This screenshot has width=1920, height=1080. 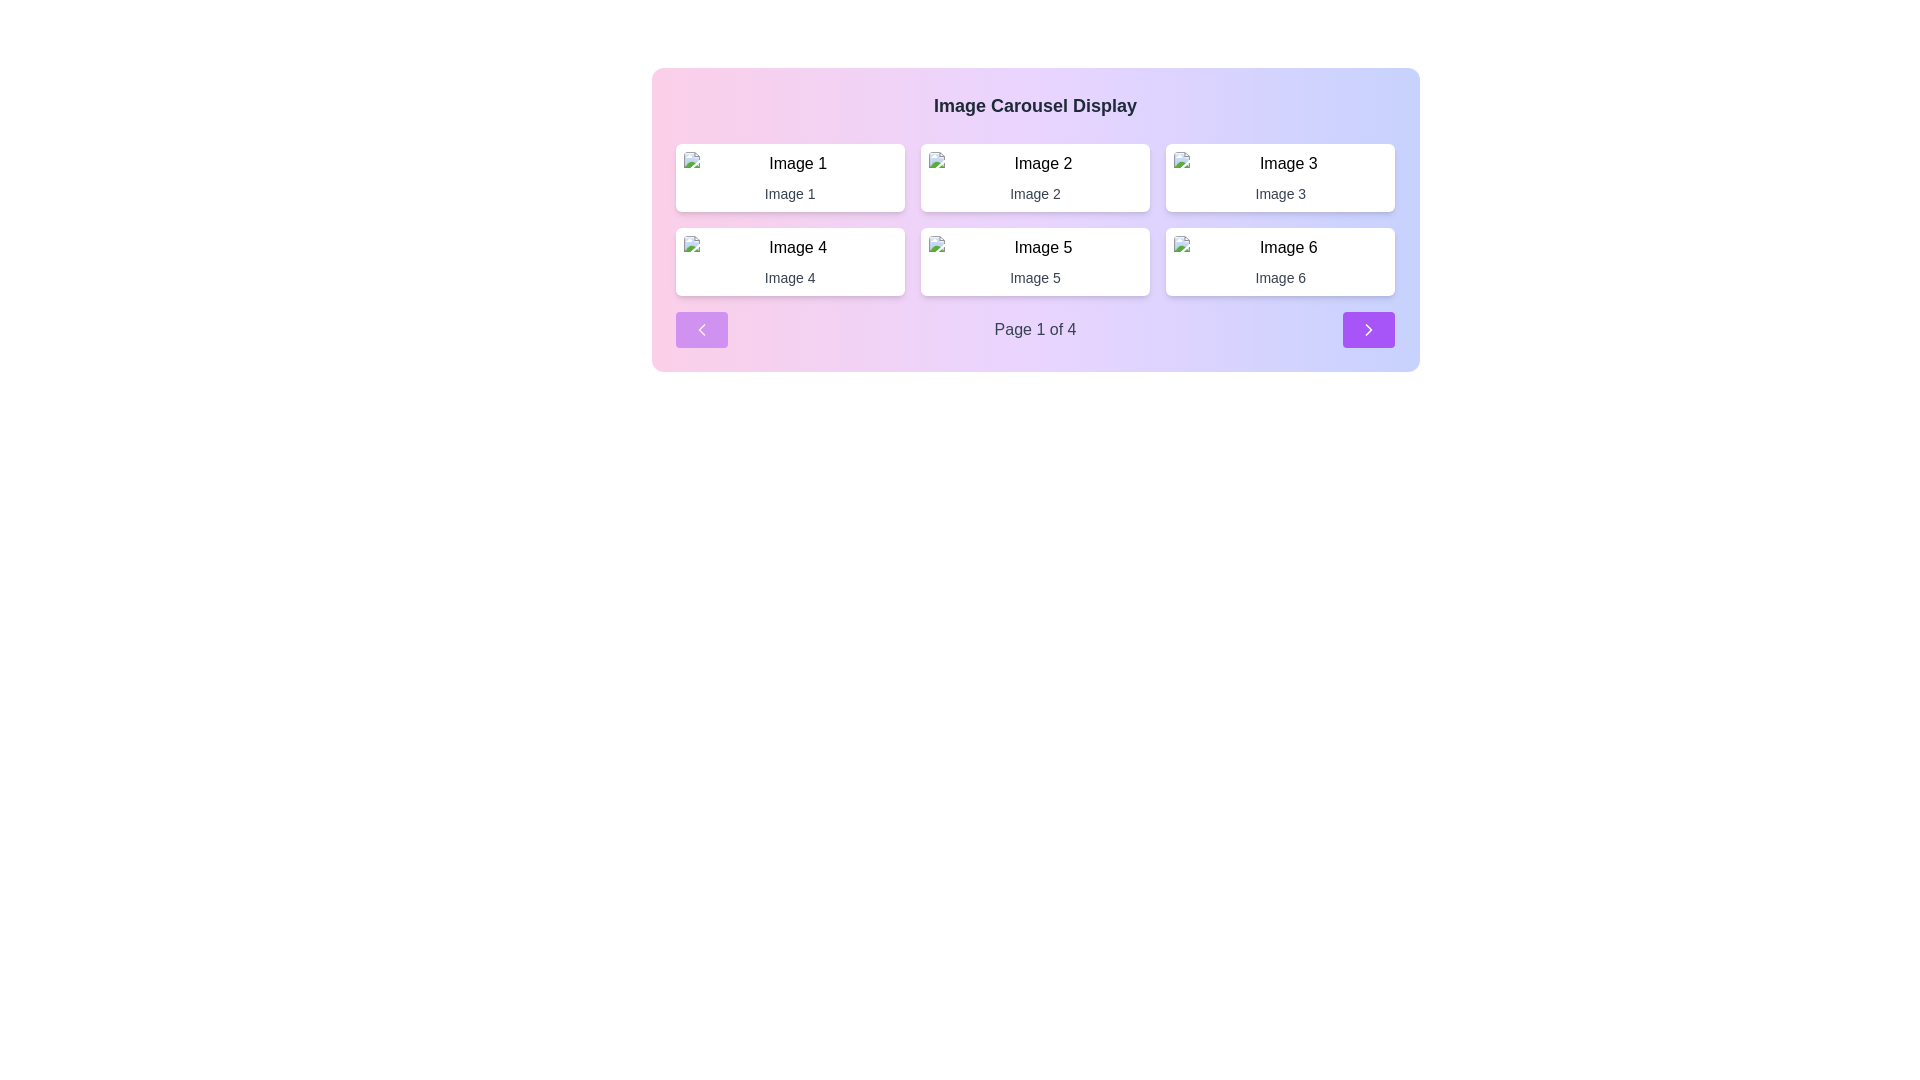 What do you see at coordinates (1280, 193) in the screenshot?
I see `text label 'Image 3' displayed in gray, centered below the third image in the grid layout` at bounding box center [1280, 193].